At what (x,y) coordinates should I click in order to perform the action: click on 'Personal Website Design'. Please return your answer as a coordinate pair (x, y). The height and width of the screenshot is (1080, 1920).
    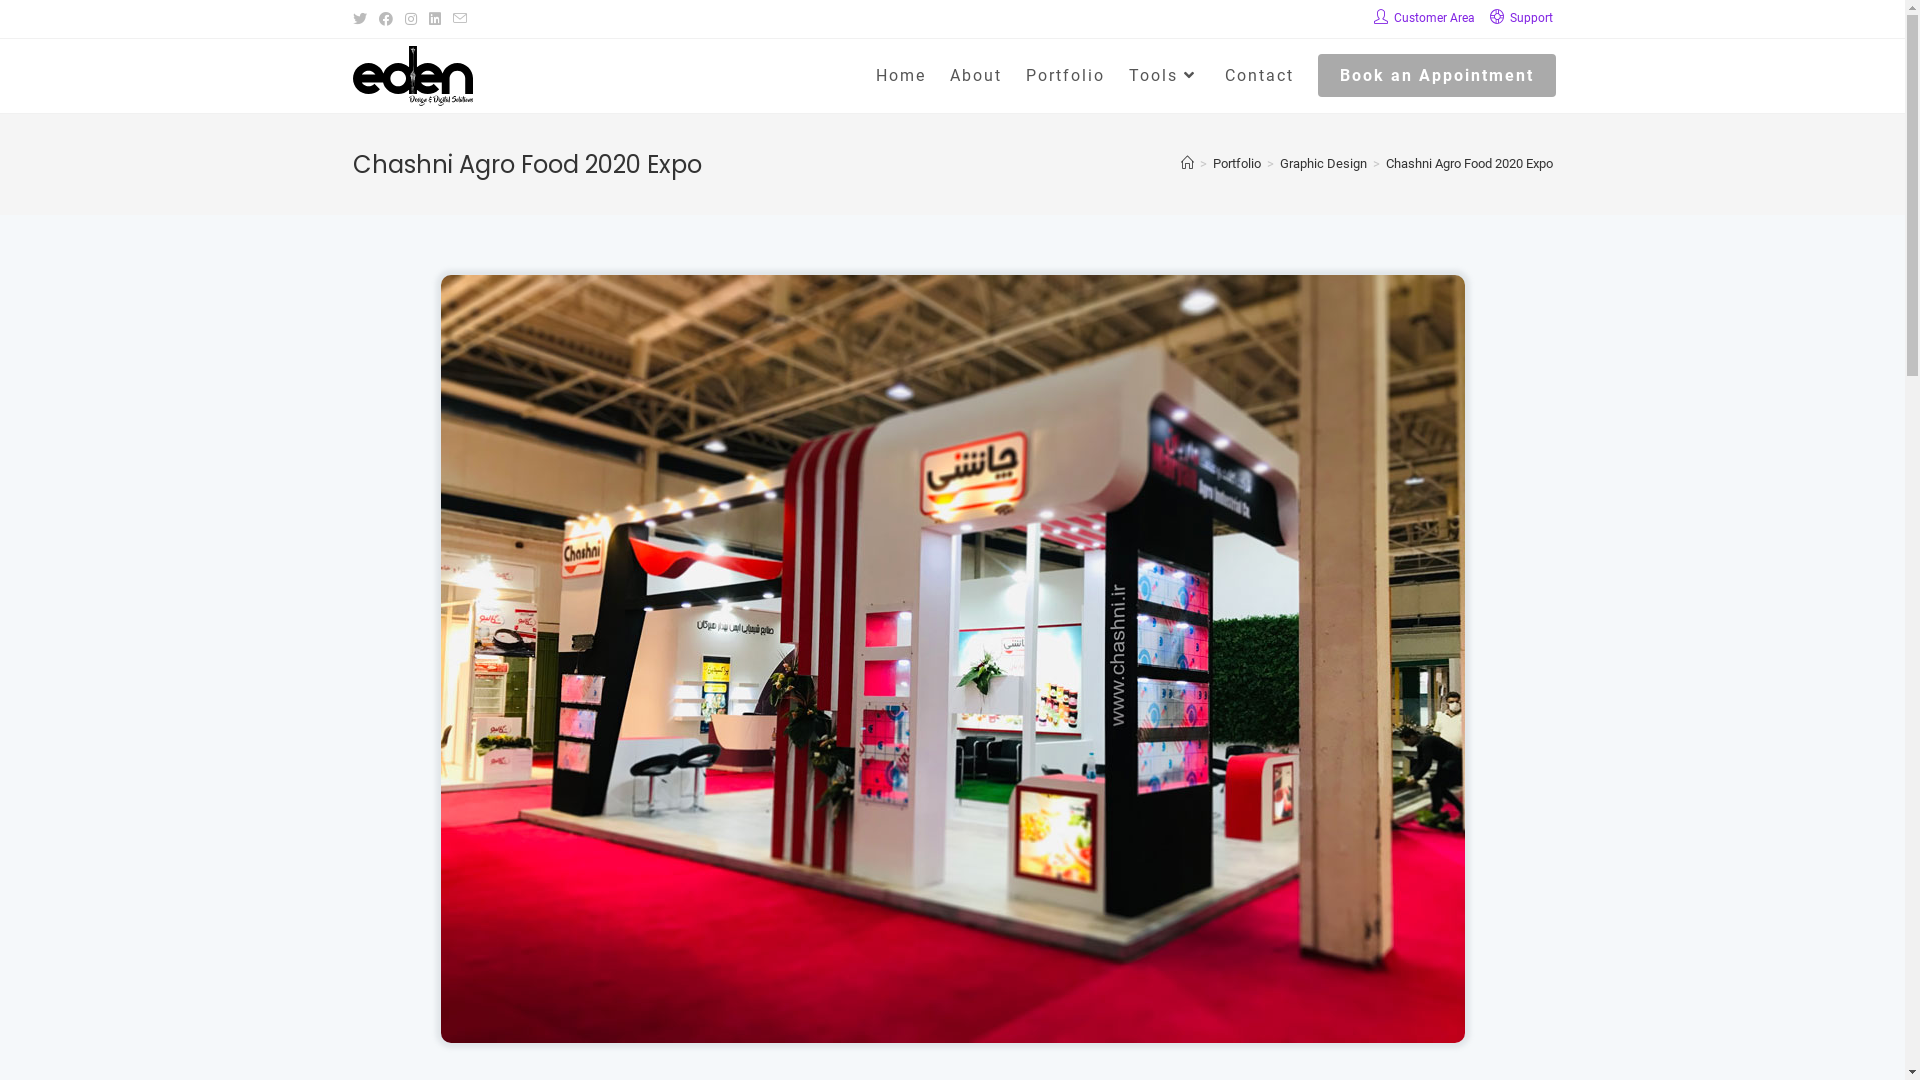
    Looking at the image, I should click on (1102, 680).